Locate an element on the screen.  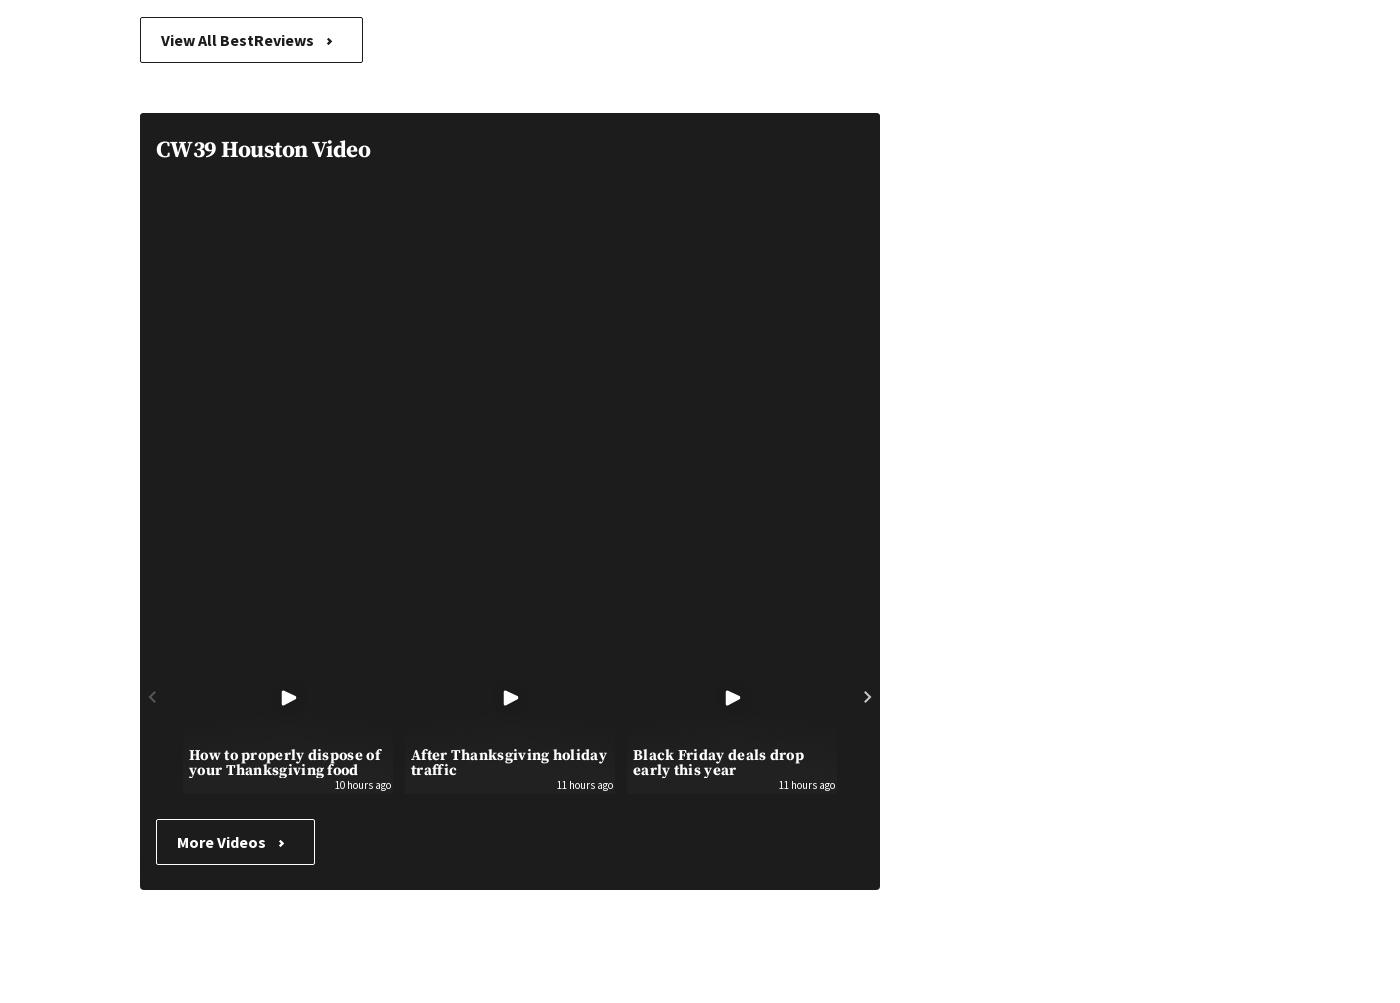
'View All BestReviews' is located at coordinates (238, 40).